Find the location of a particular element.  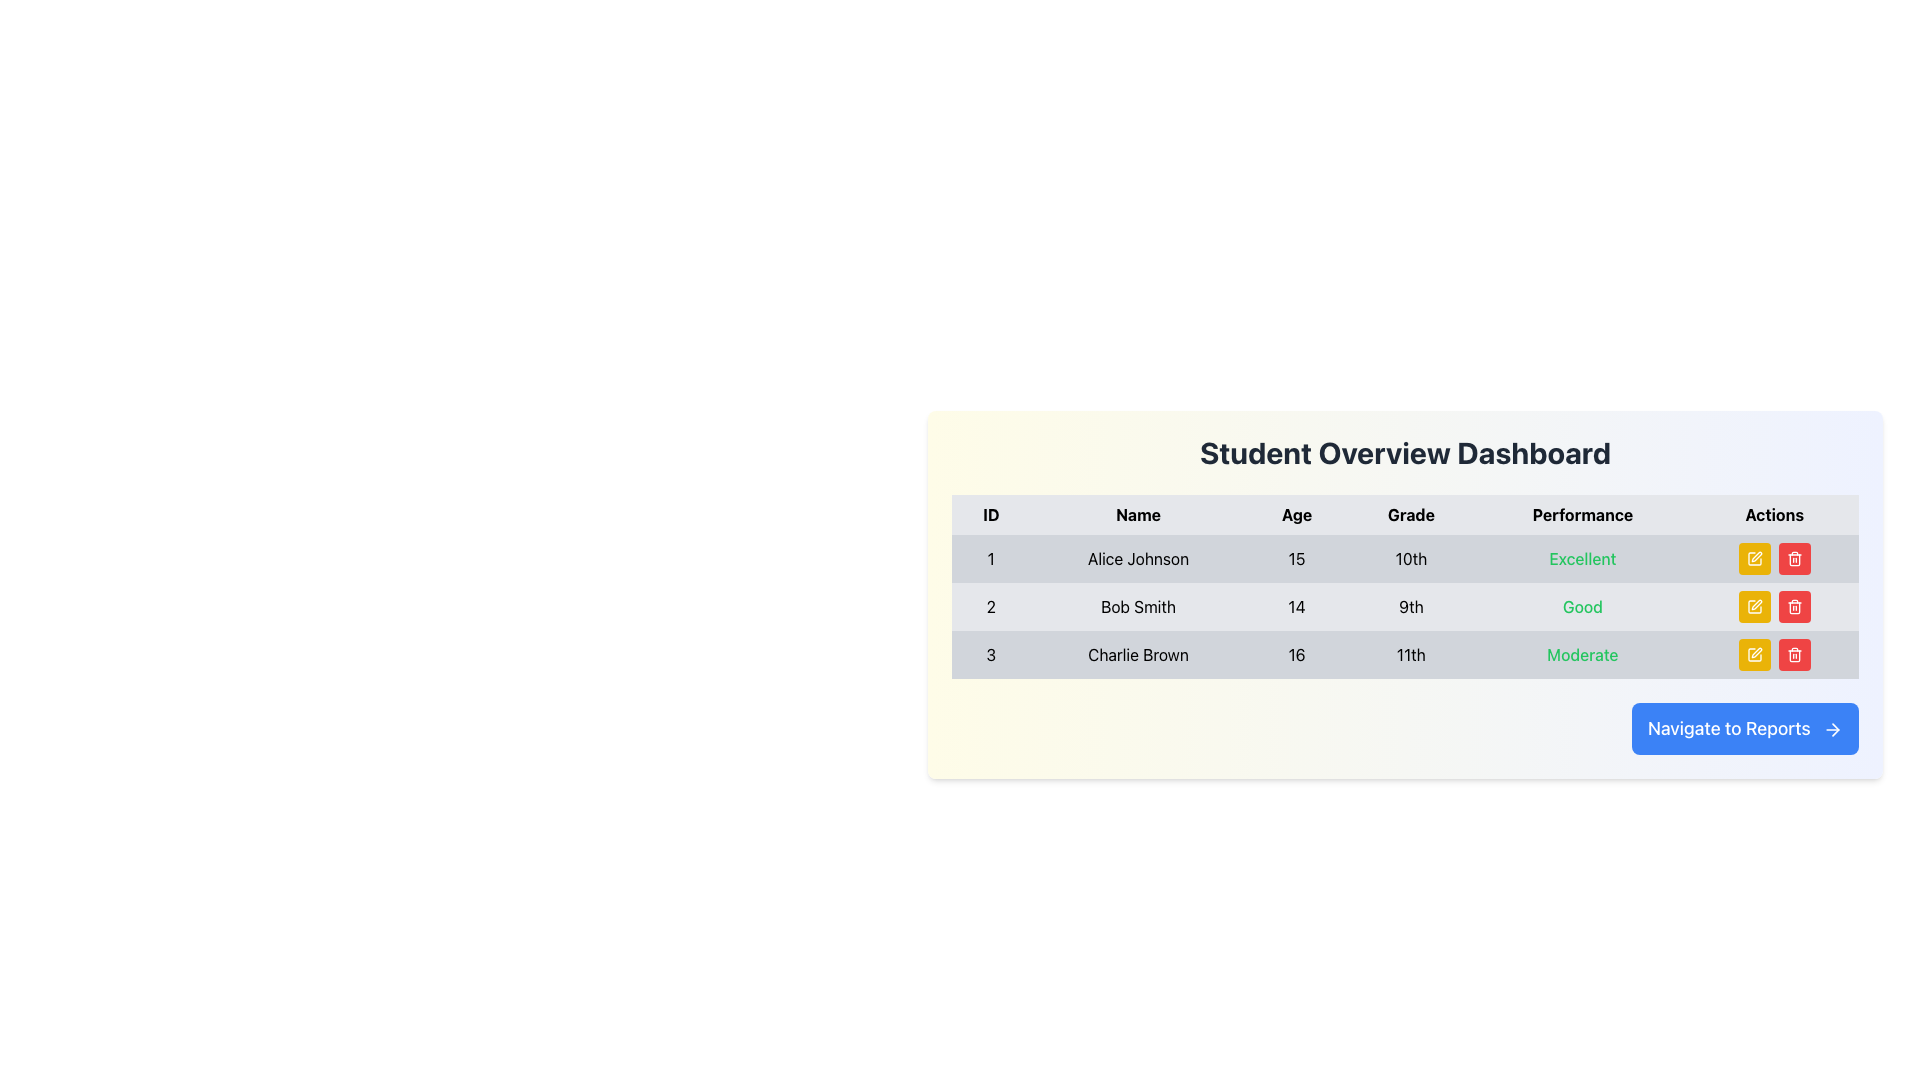

the edit button located in the 'Actions' column of the first row corresponding to 'Alice Johnson' is located at coordinates (1753, 559).